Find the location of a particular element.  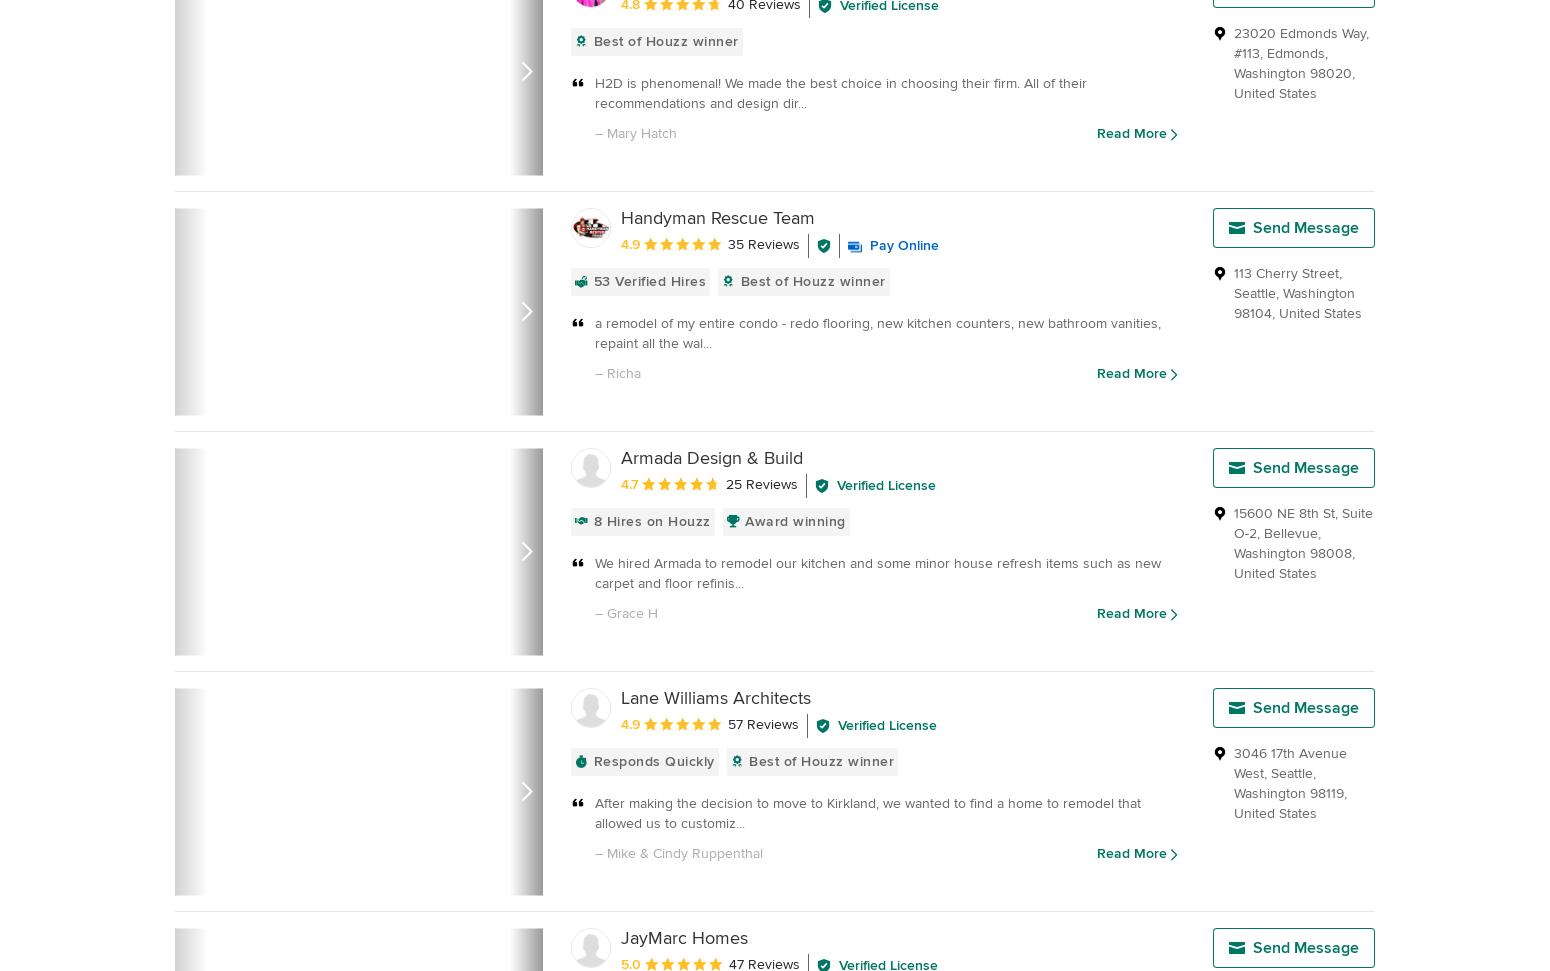

'Bellevue' is located at coordinates (1289, 532).